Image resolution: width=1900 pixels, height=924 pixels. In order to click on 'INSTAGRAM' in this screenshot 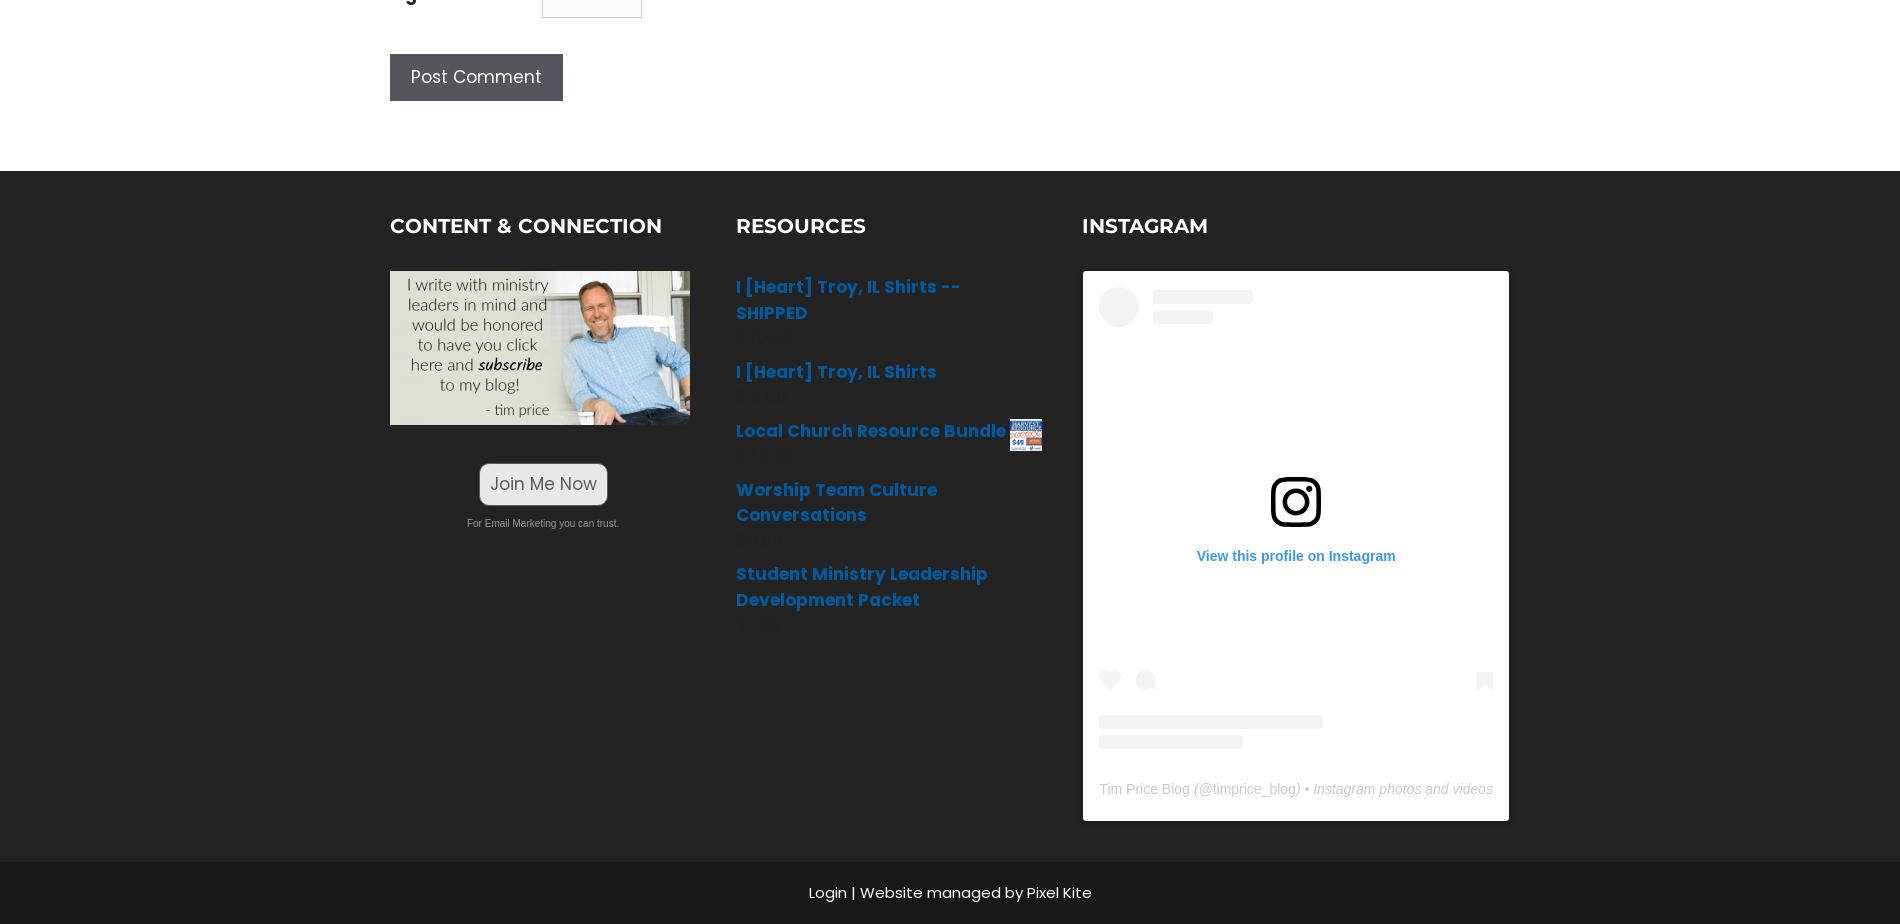, I will do `click(1144, 226)`.